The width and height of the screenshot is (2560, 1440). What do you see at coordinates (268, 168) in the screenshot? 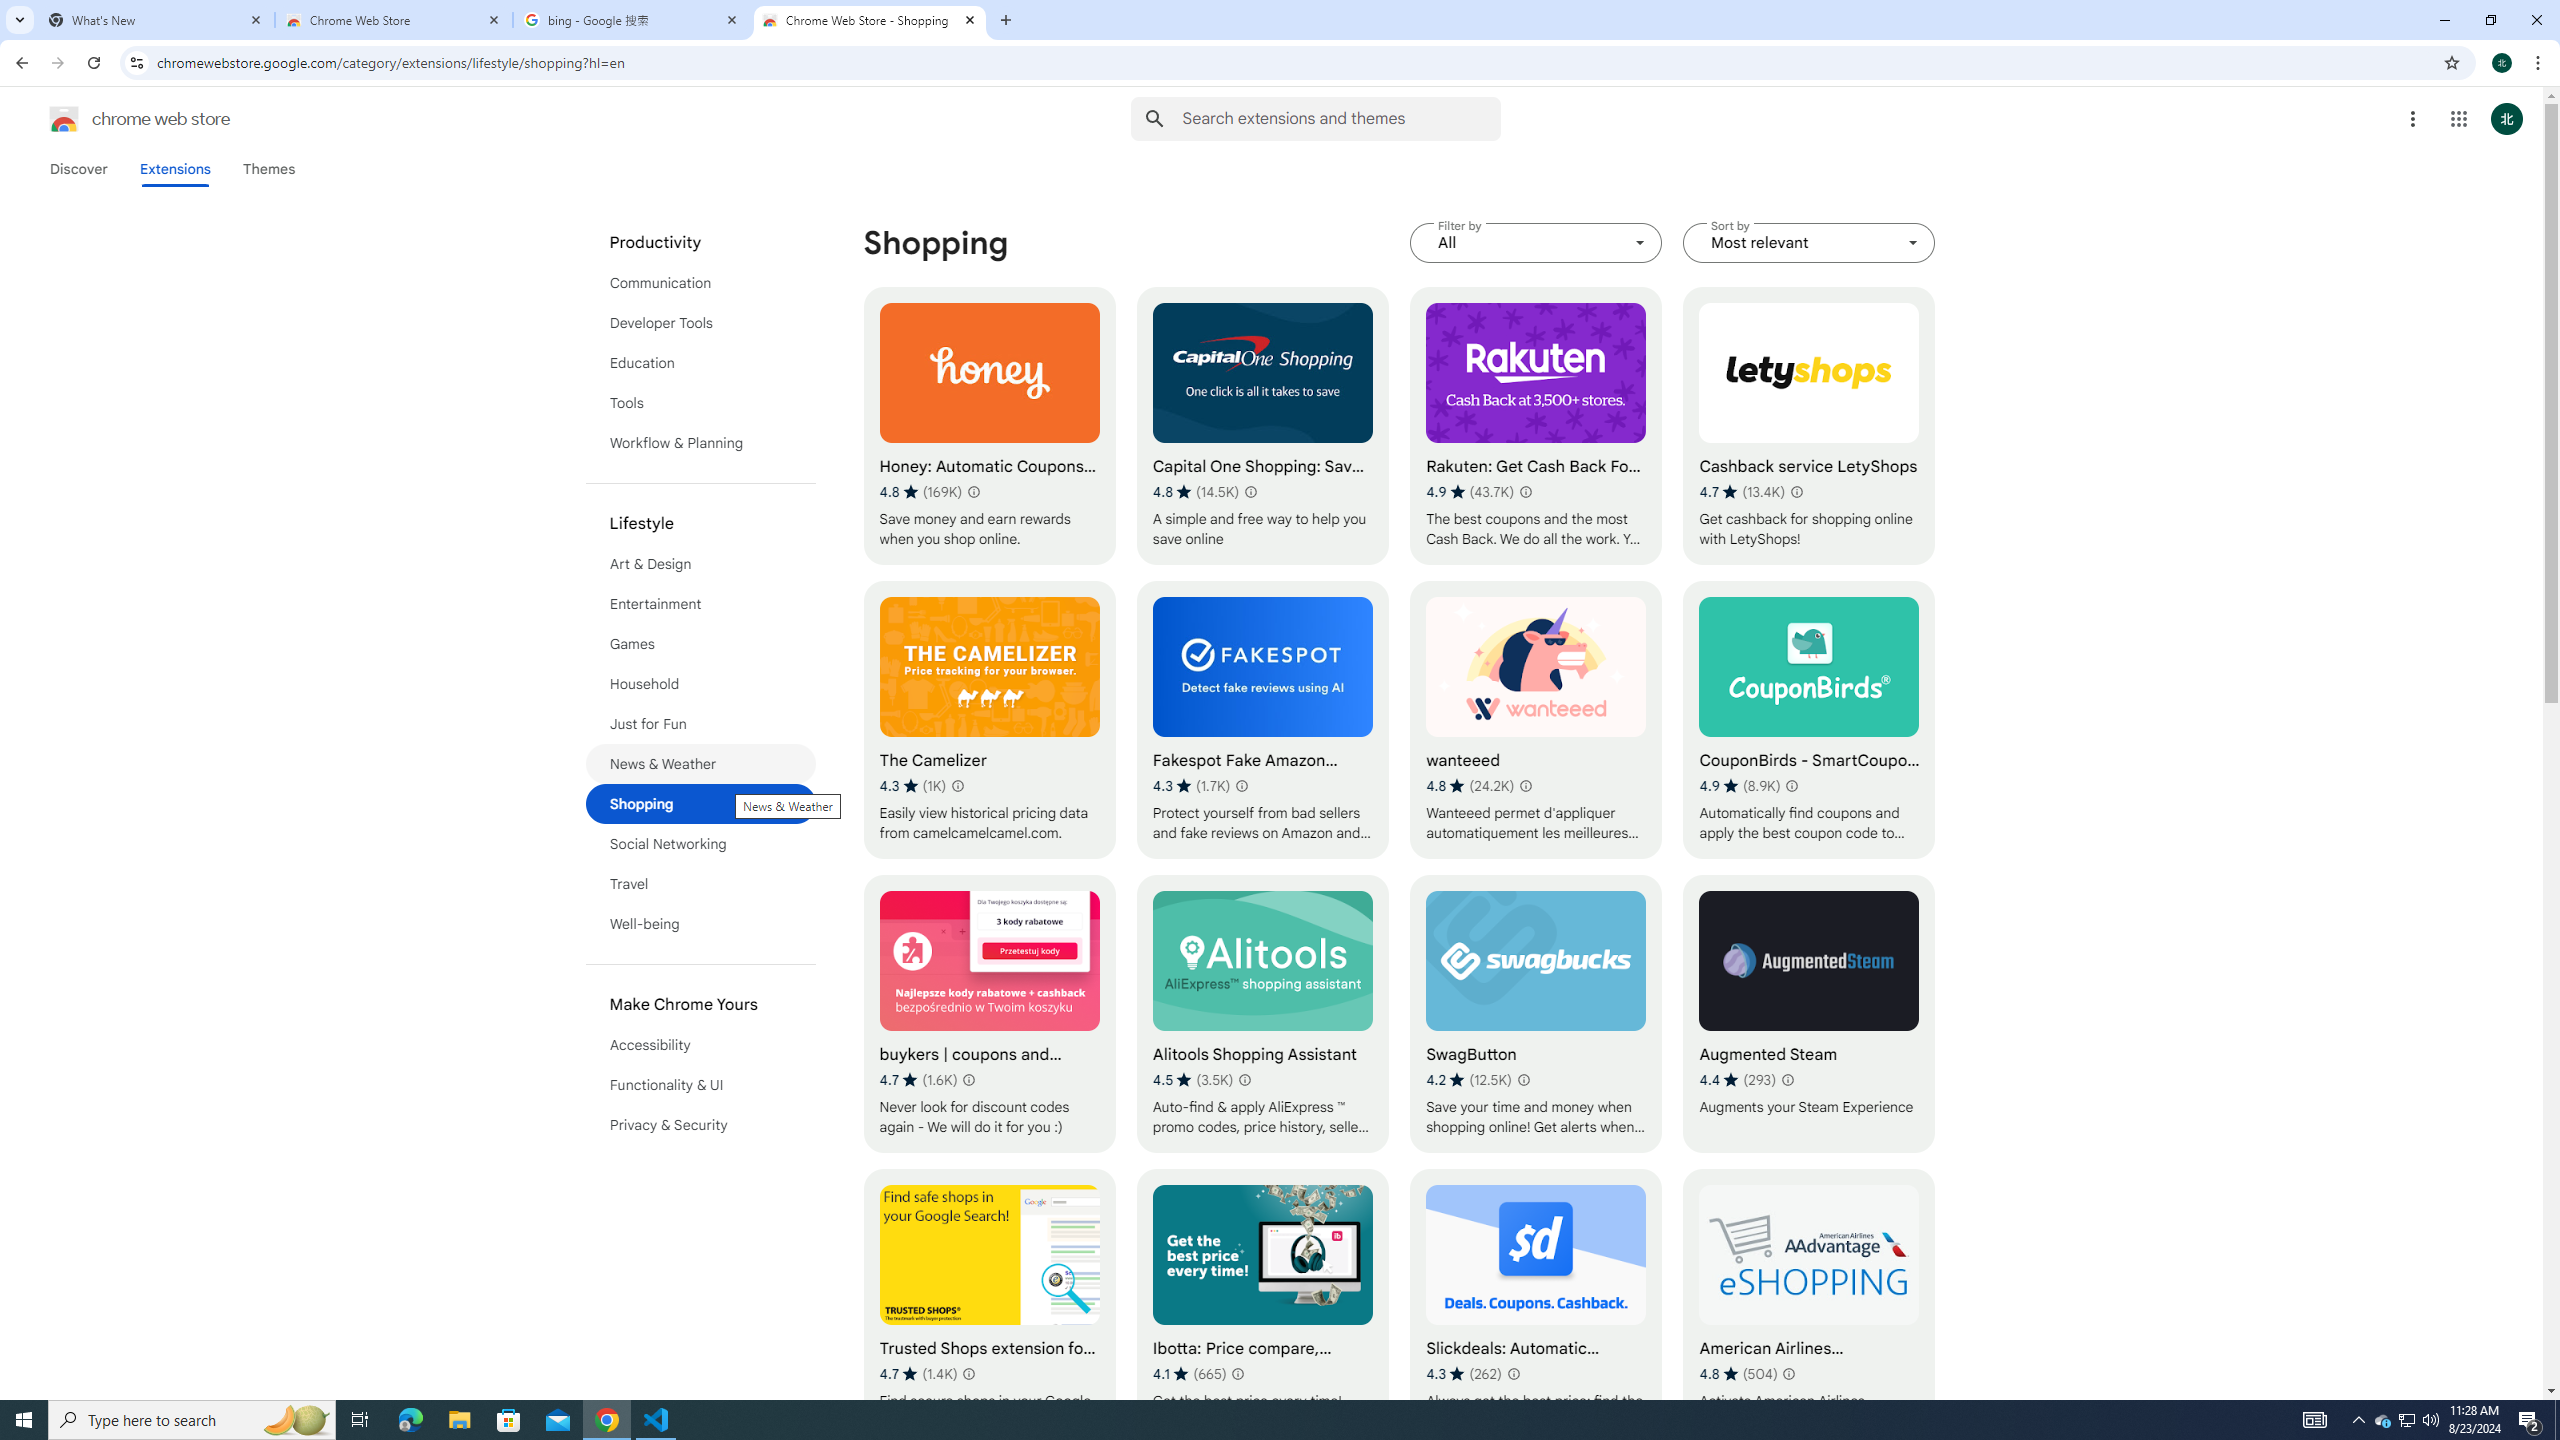
I see `'Themes'` at bounding box center [268, 168].